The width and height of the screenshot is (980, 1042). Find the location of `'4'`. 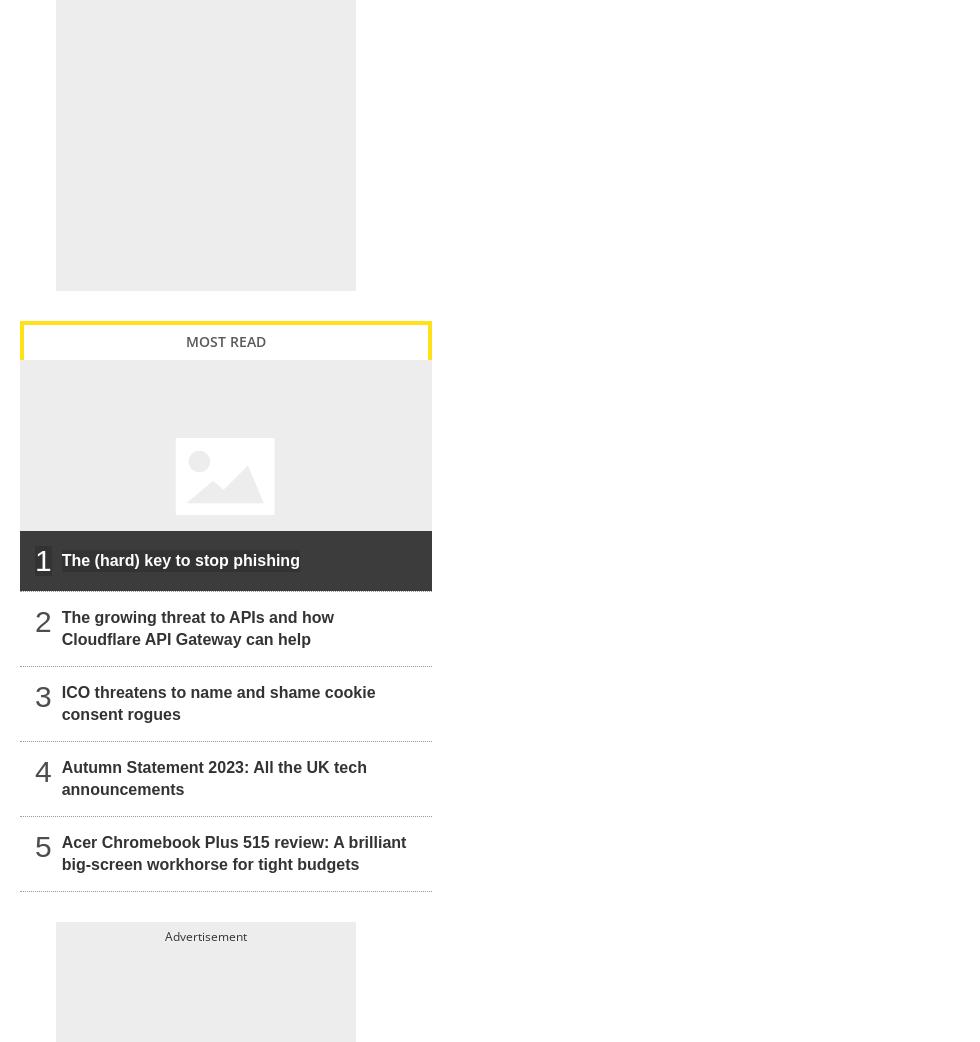

'4' is located at coordinates (43, 770).